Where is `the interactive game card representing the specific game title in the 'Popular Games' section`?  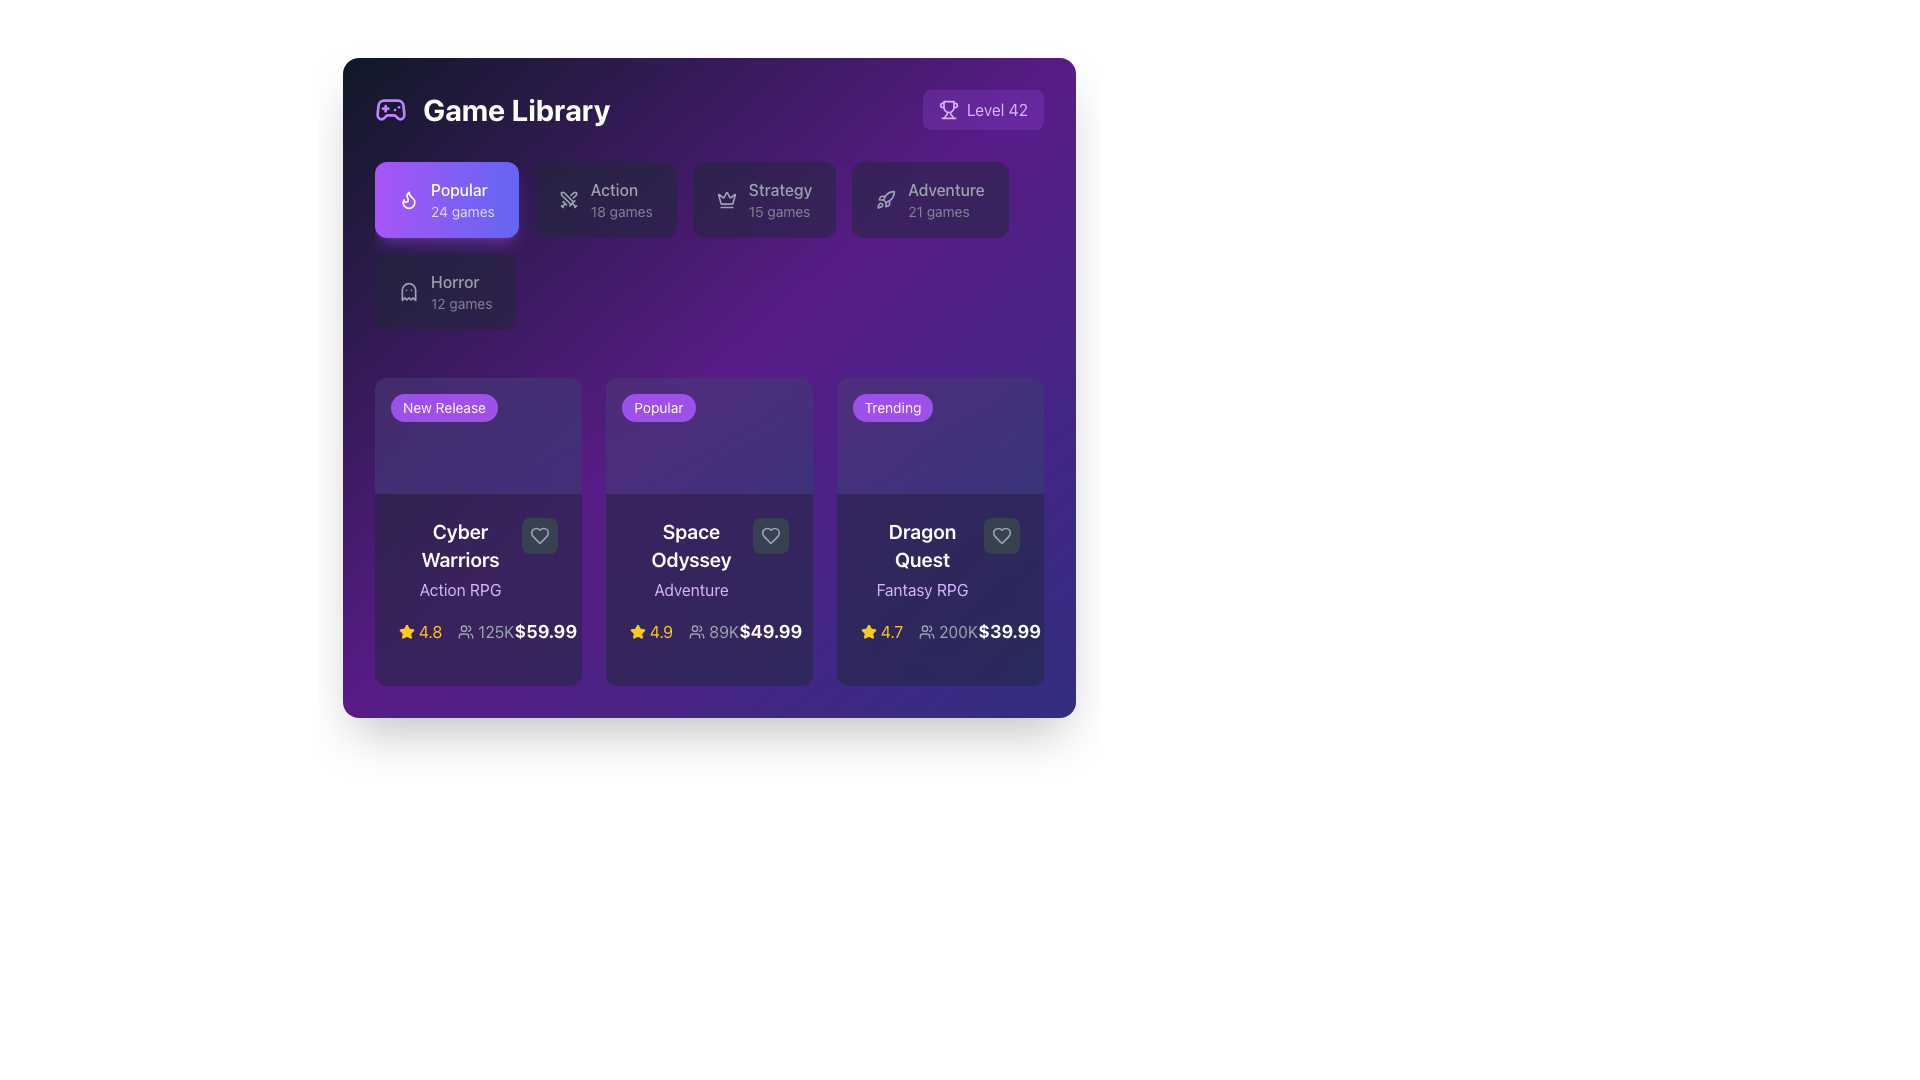 the interactive game card representing the specific game title in the 'Popular Games' section is located at coordinates (709, 589).